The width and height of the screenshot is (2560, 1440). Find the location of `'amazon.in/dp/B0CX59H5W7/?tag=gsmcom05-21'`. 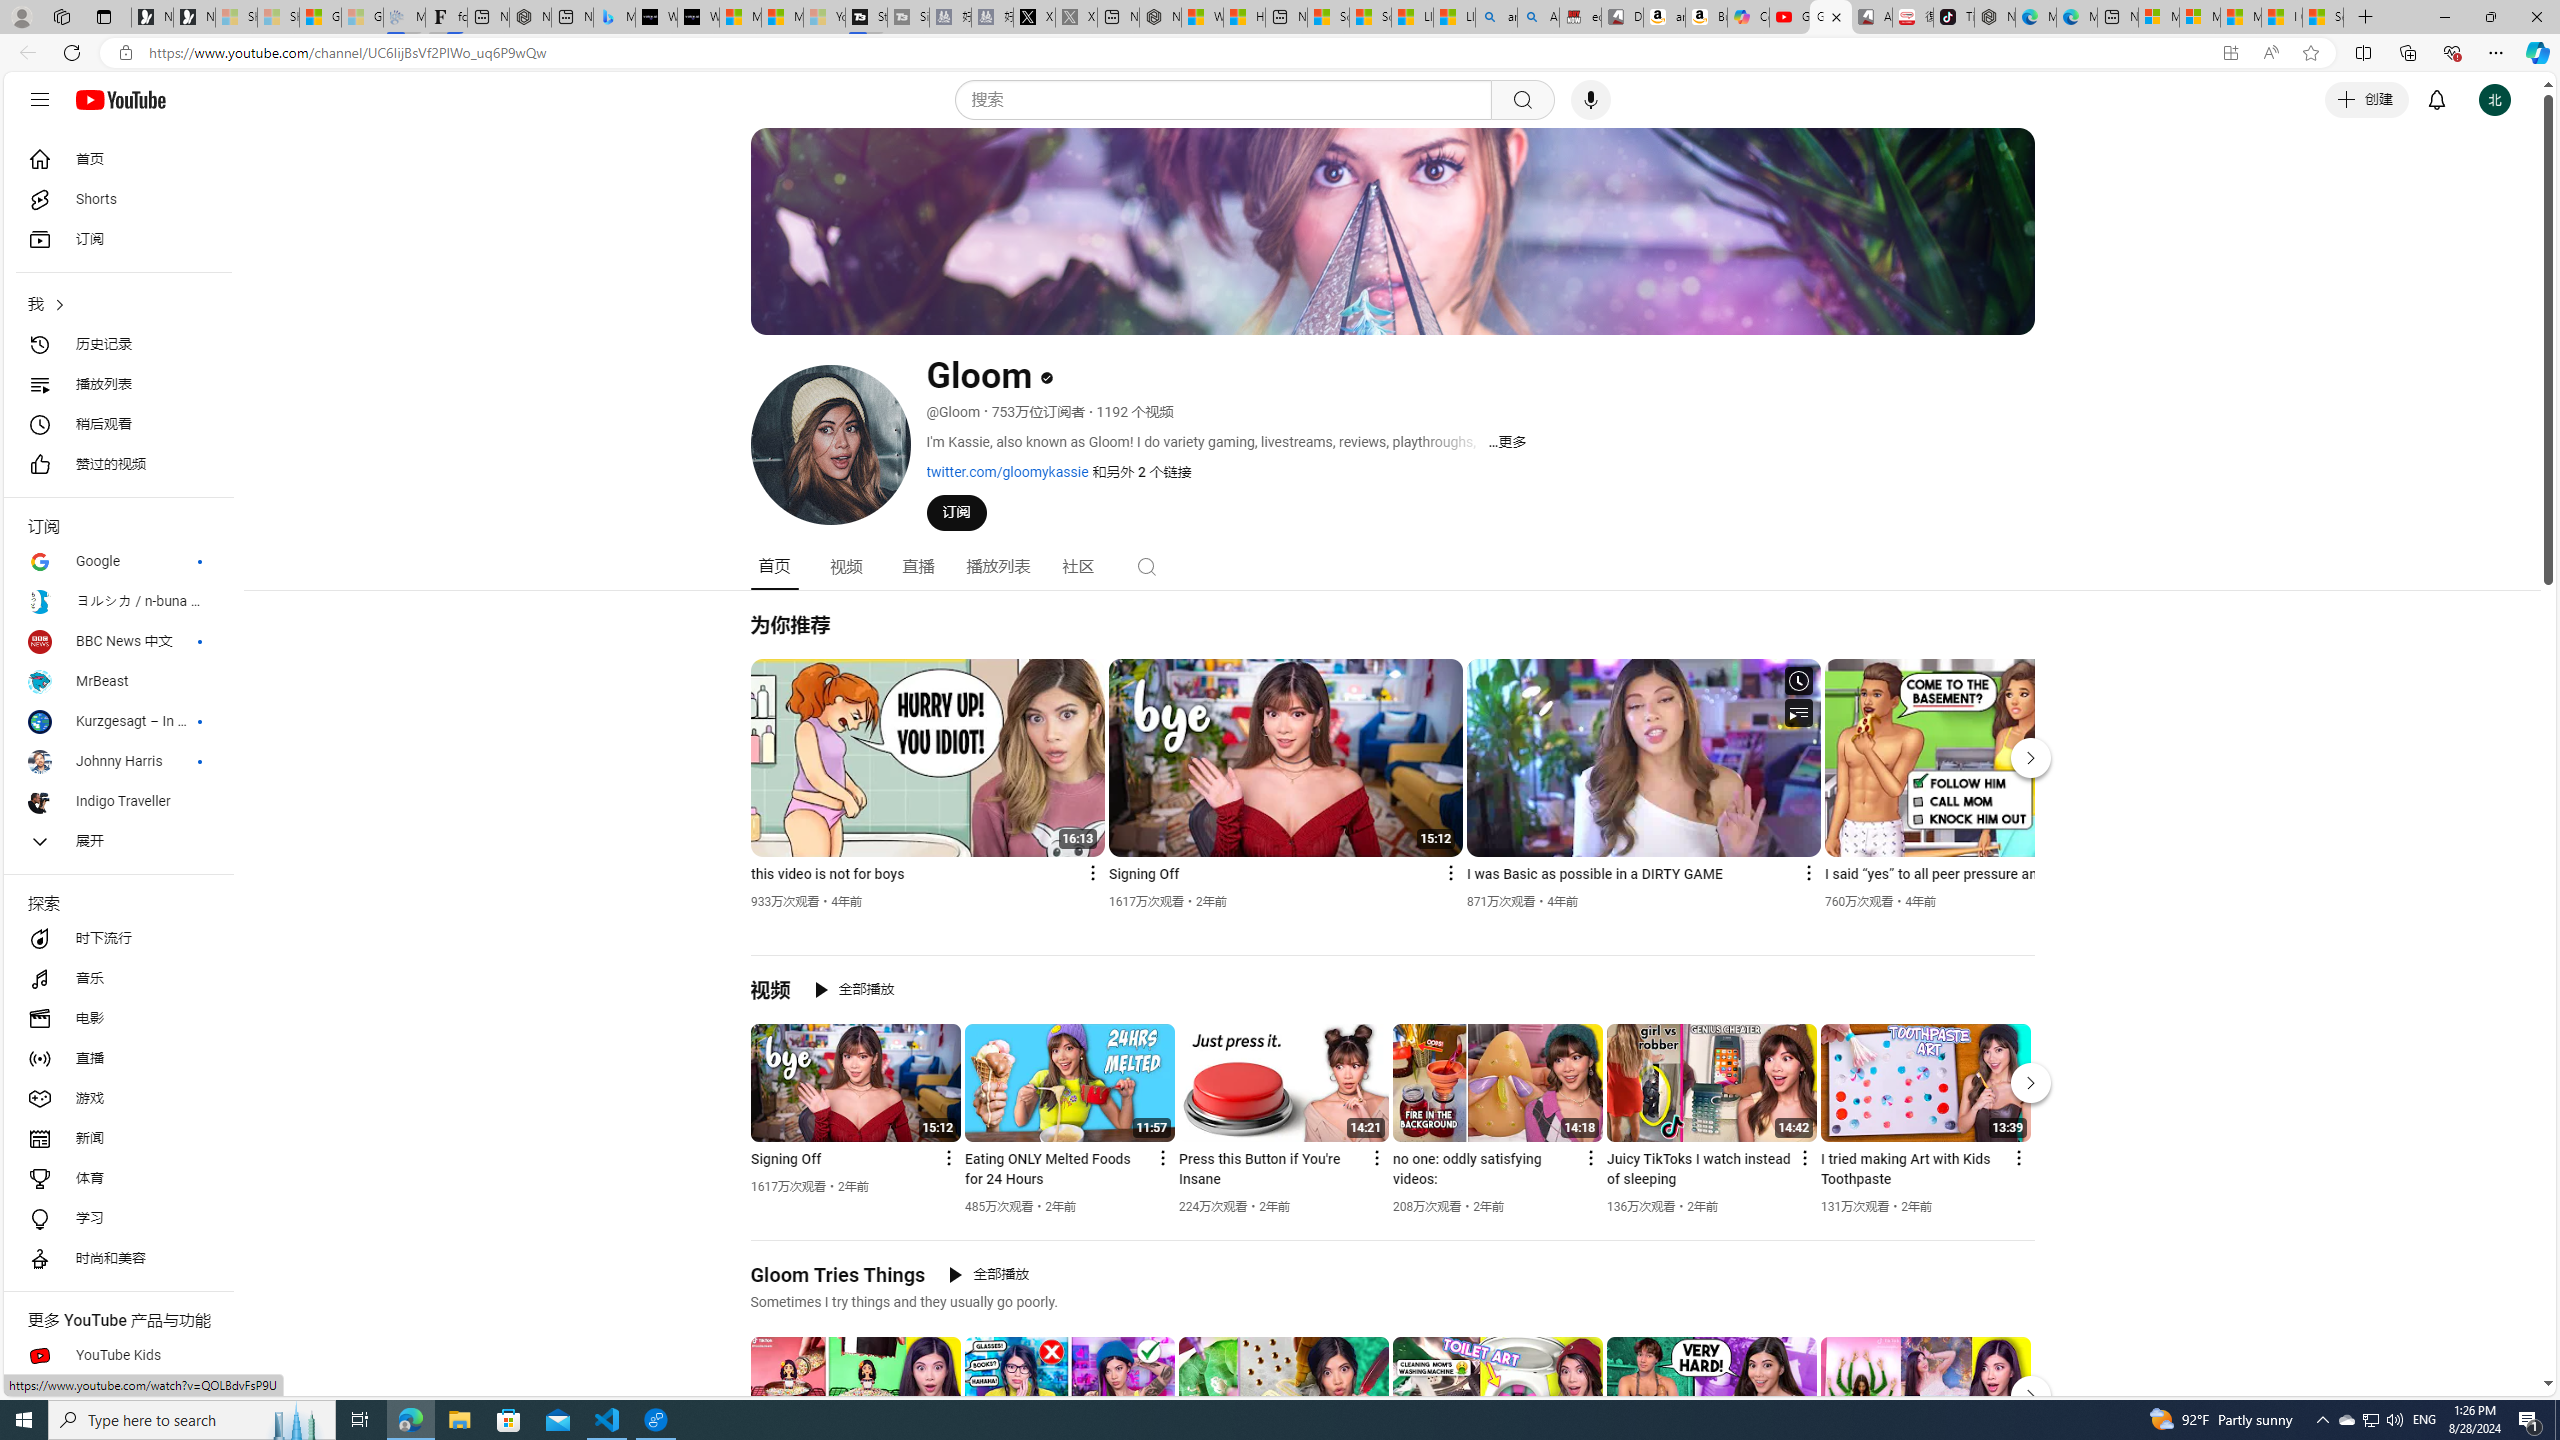

'amazon.in/dp/B0CX59H5W7/?tag=gsmcom05-21' is located at coordinates (1664, 16).